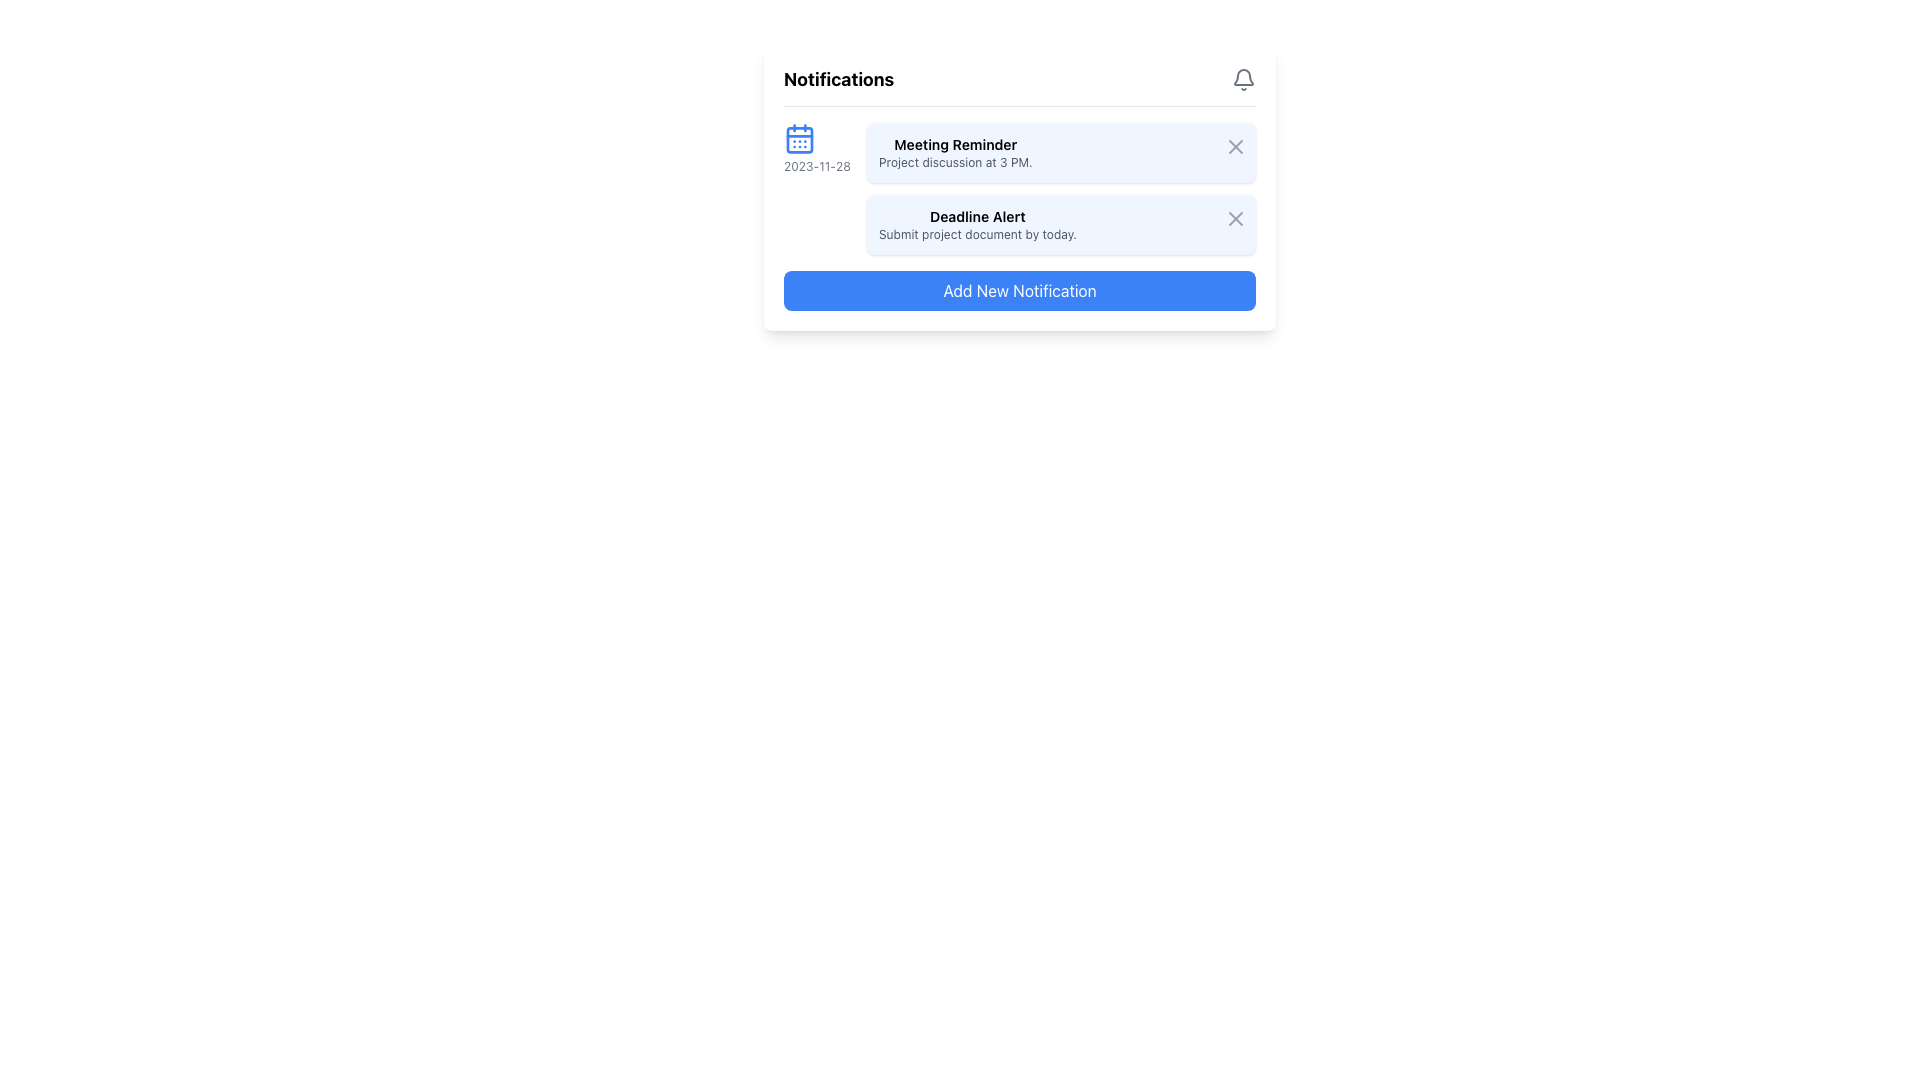 The image size is (1920, 1080). I want to click on notification message displayed in the static text within the second notification item of the 'Deadline Alert' card, so click(977, 234).